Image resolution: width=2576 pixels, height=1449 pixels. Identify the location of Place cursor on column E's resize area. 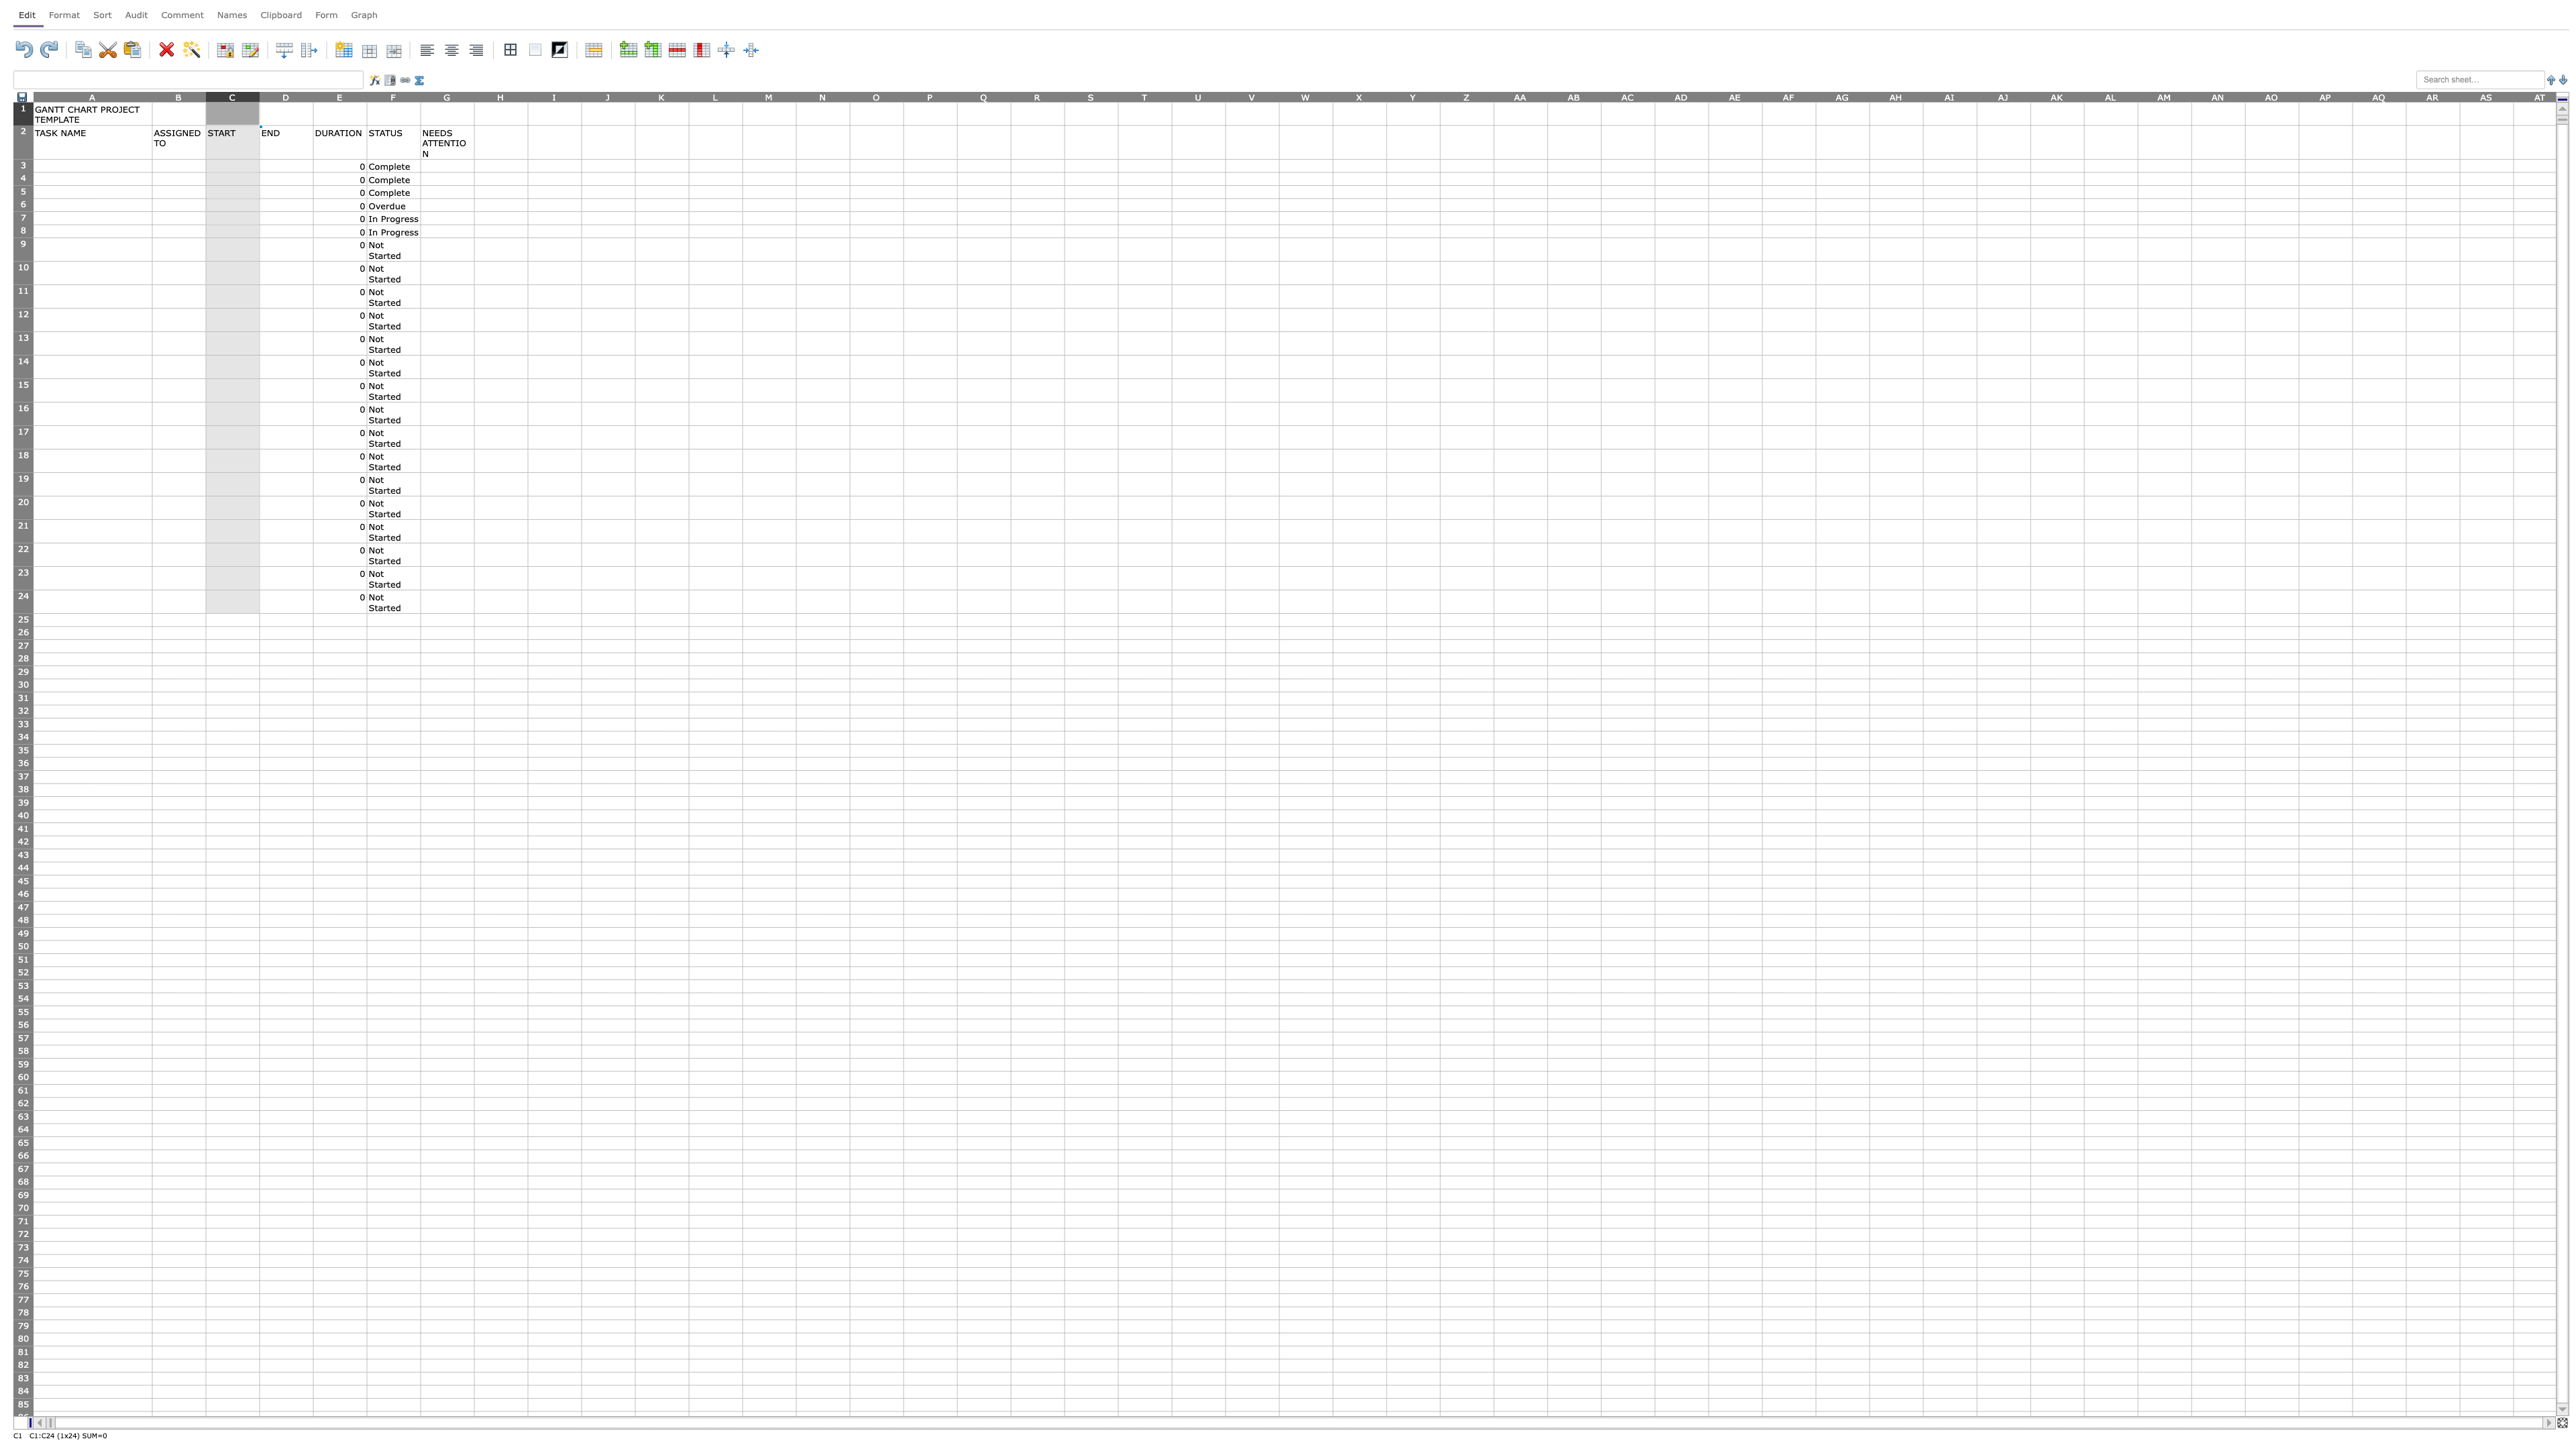
(366, 95).